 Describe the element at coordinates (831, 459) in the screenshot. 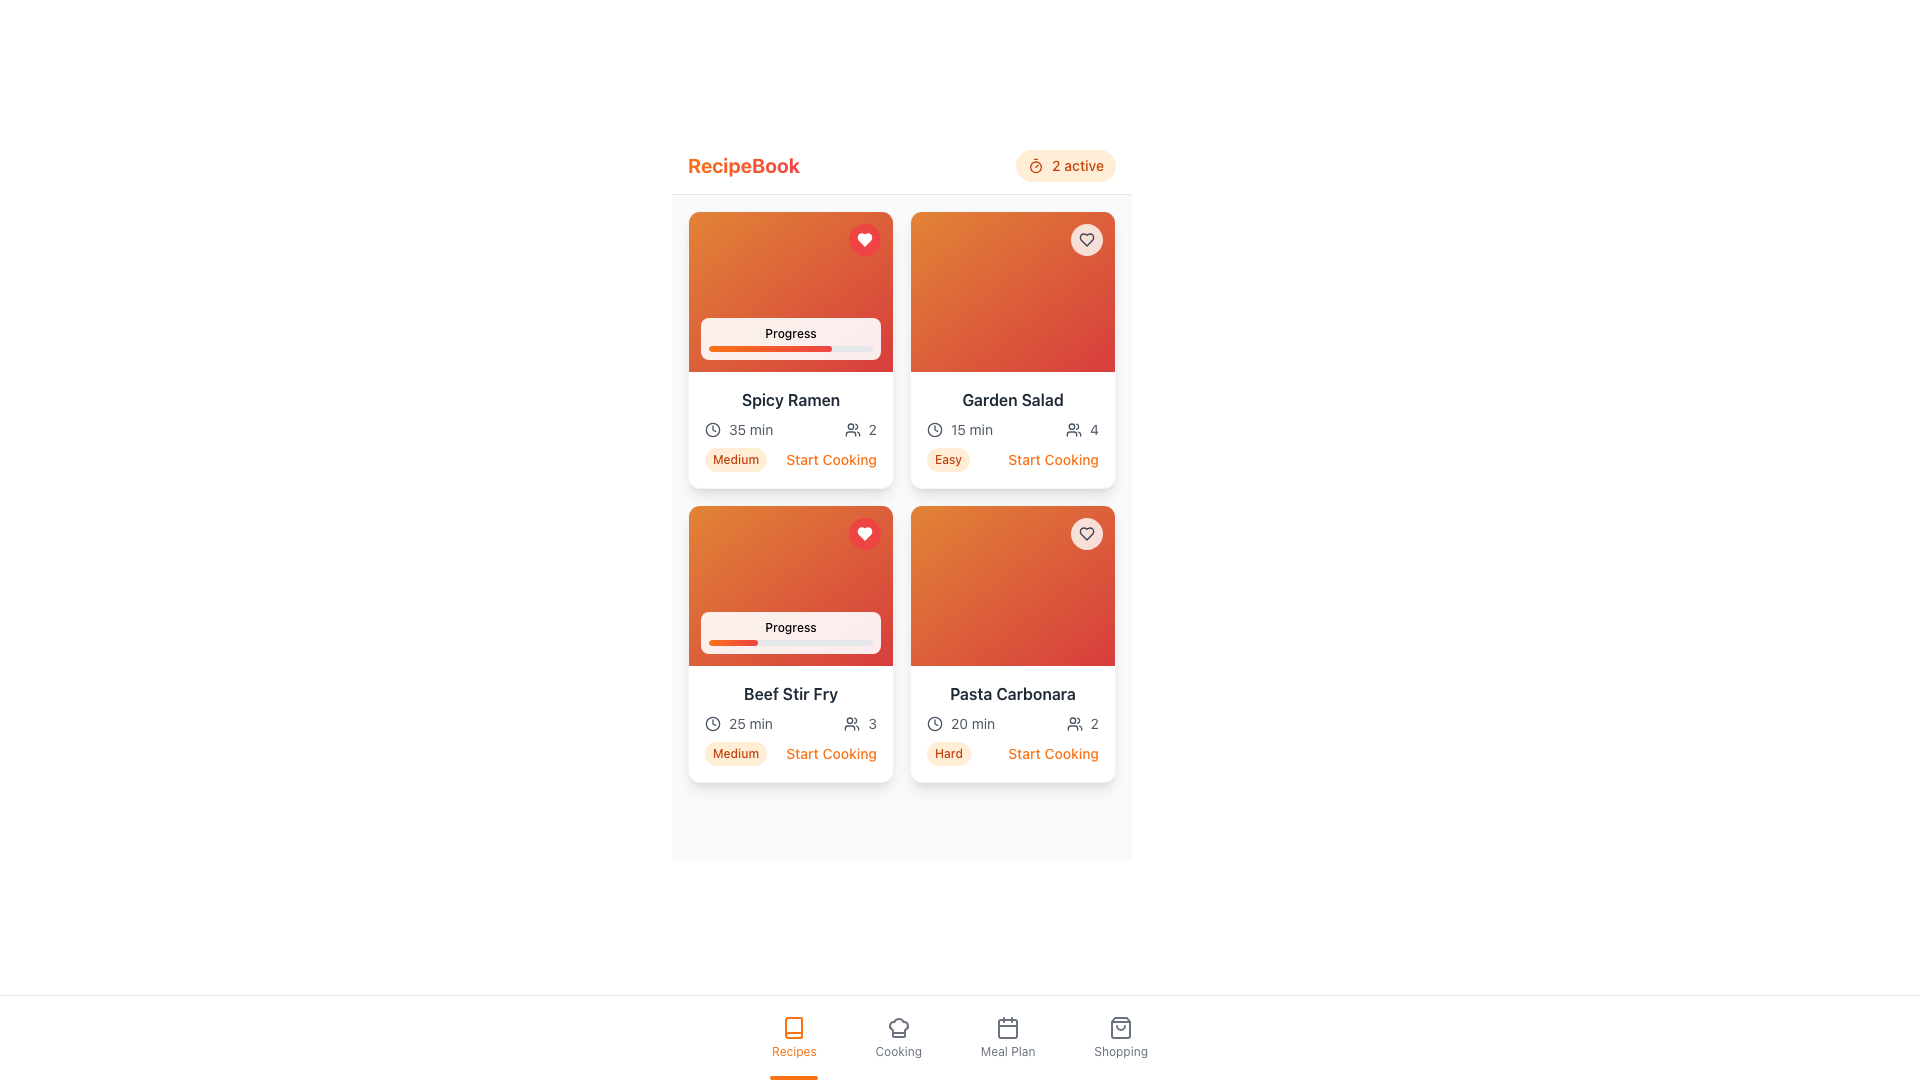

I see `the 'Start Cooking' button, which is an orange text label positioned below the recipe title in the Spicy Ramen card, to observe any hover effects like color change` at that location.